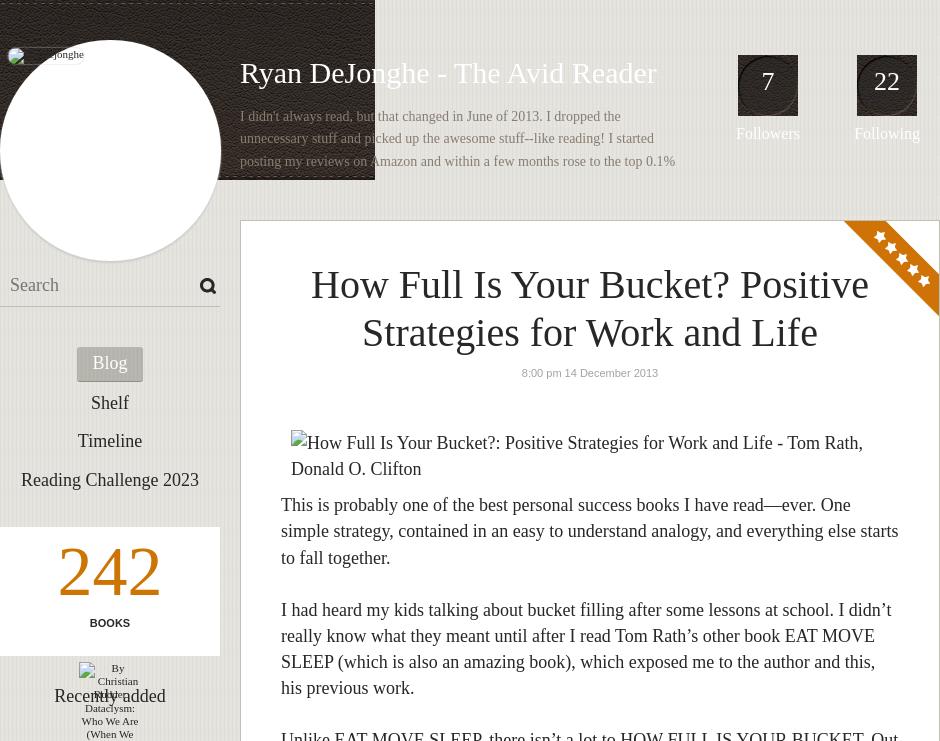  What do you see at coordinates (588, 530) in the screenshot?
I see `'This is probably one of the best personal success books I have read—ever. One simple strategy, contained in an easy to understand analogy, and everything else starts to fall together.'` at bounding box center [588, 530].